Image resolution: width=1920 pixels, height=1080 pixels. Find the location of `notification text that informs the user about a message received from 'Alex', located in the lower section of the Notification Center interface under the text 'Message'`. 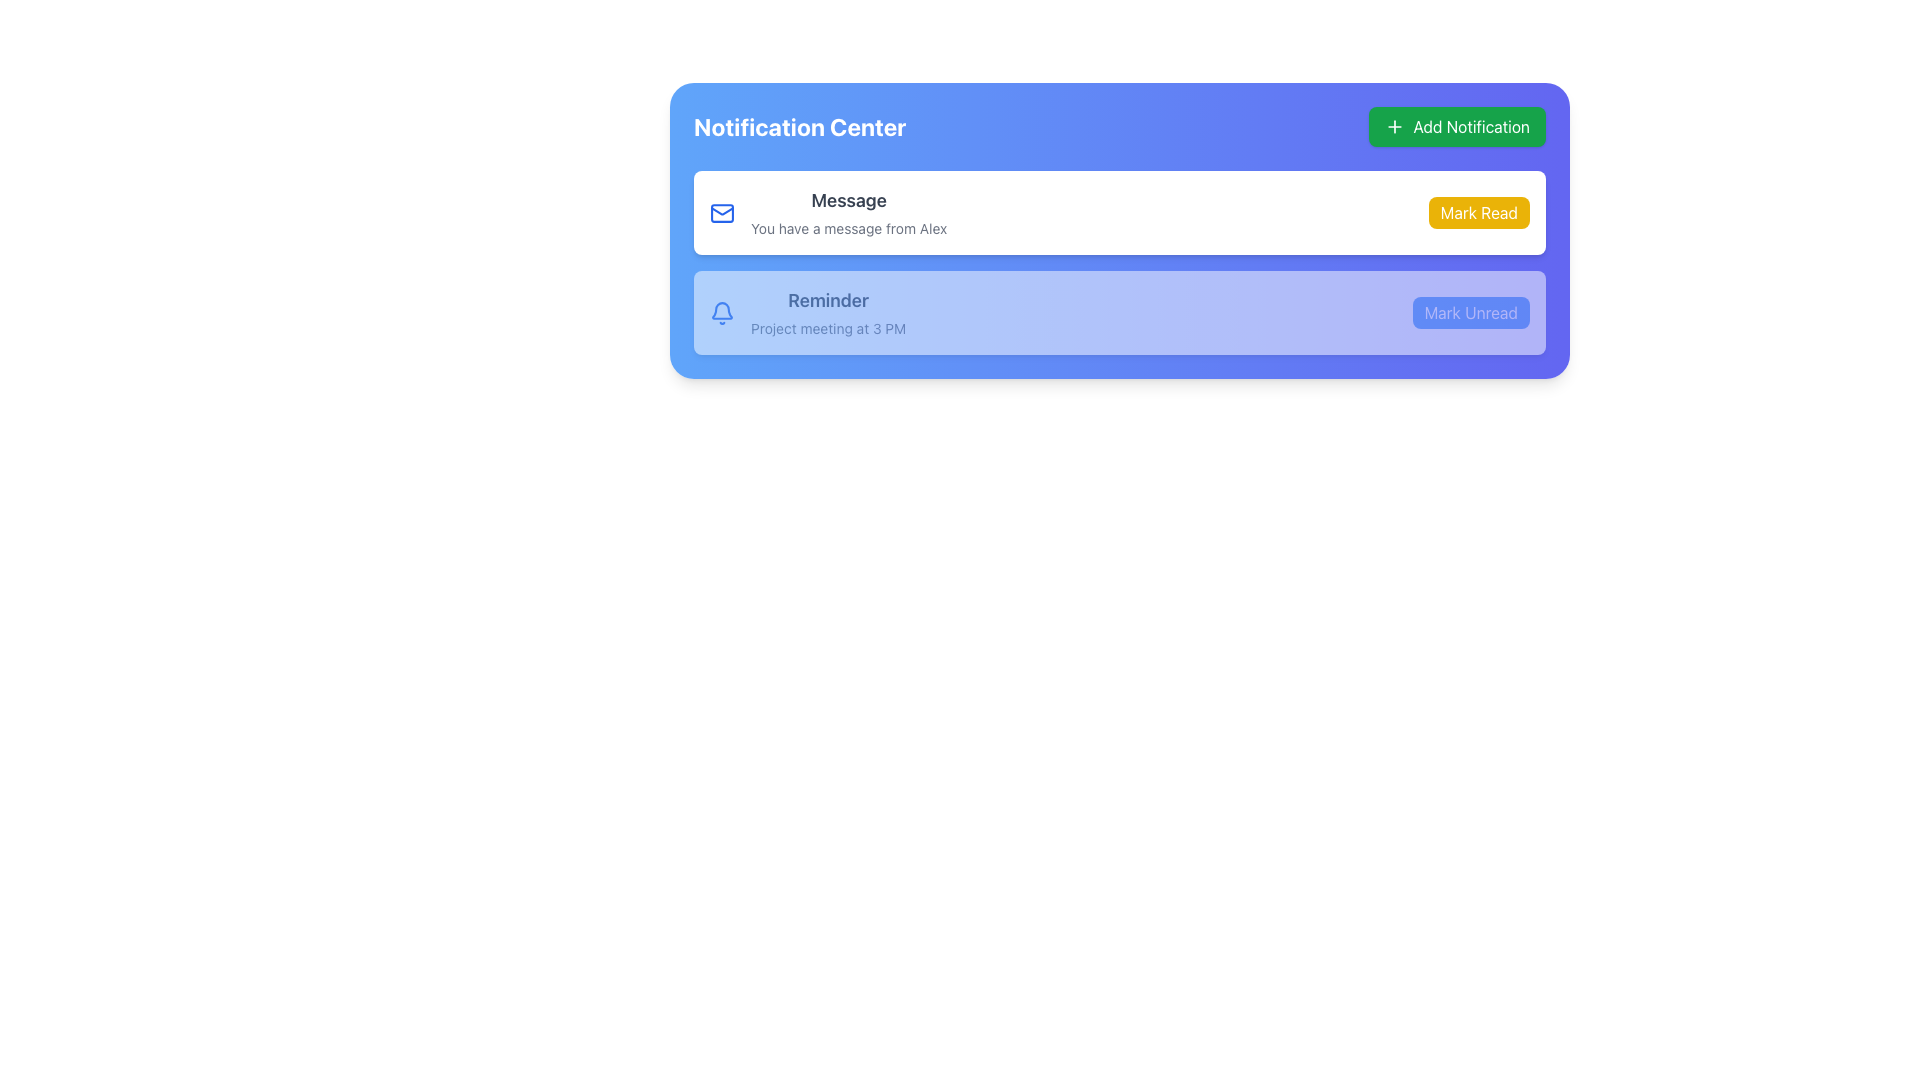

notification text that informs the user about a message received from 'Alex', located in the lower section of the Notification Center interface under the text 'Message' is located at coordinates (849, 227).